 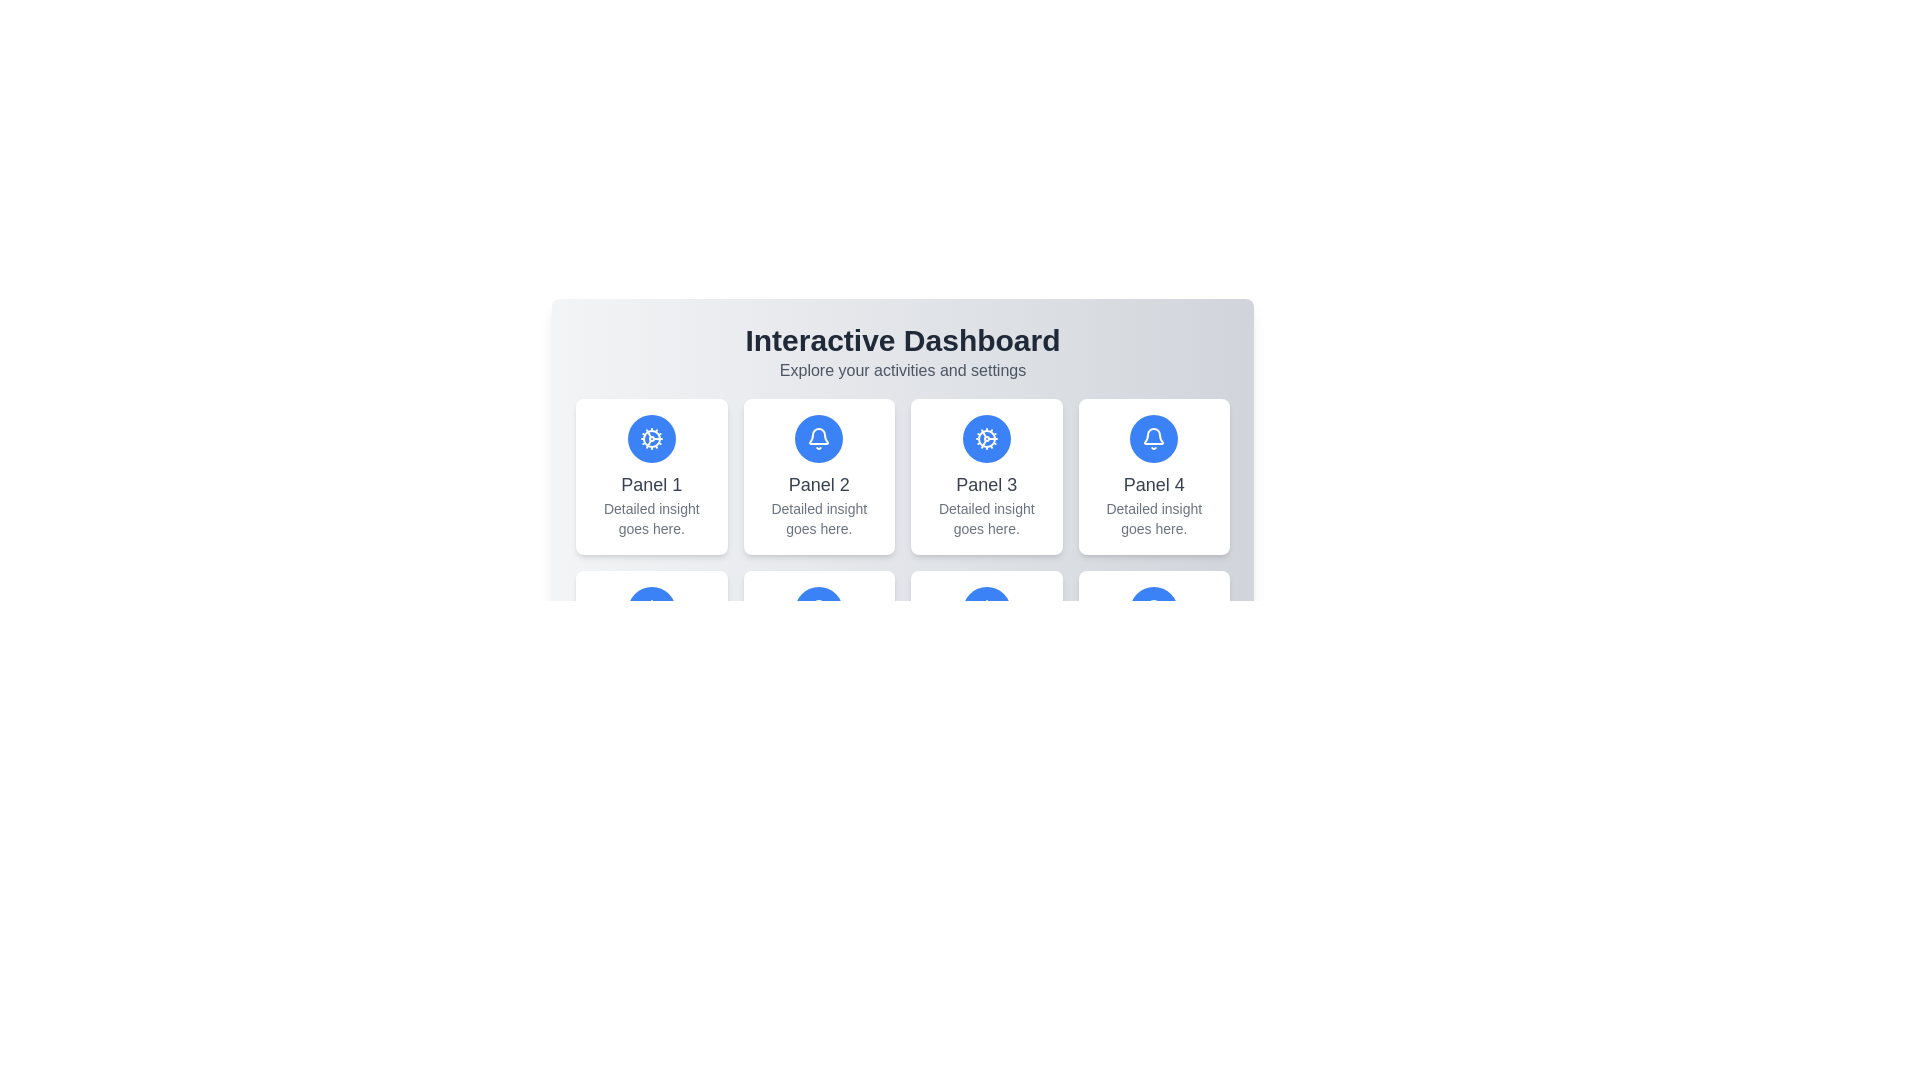 I want to click on descriptive text located below the primary title 'Panel 1' in the 'Interactive Dashboard' interface, so click(x=651, y=518).